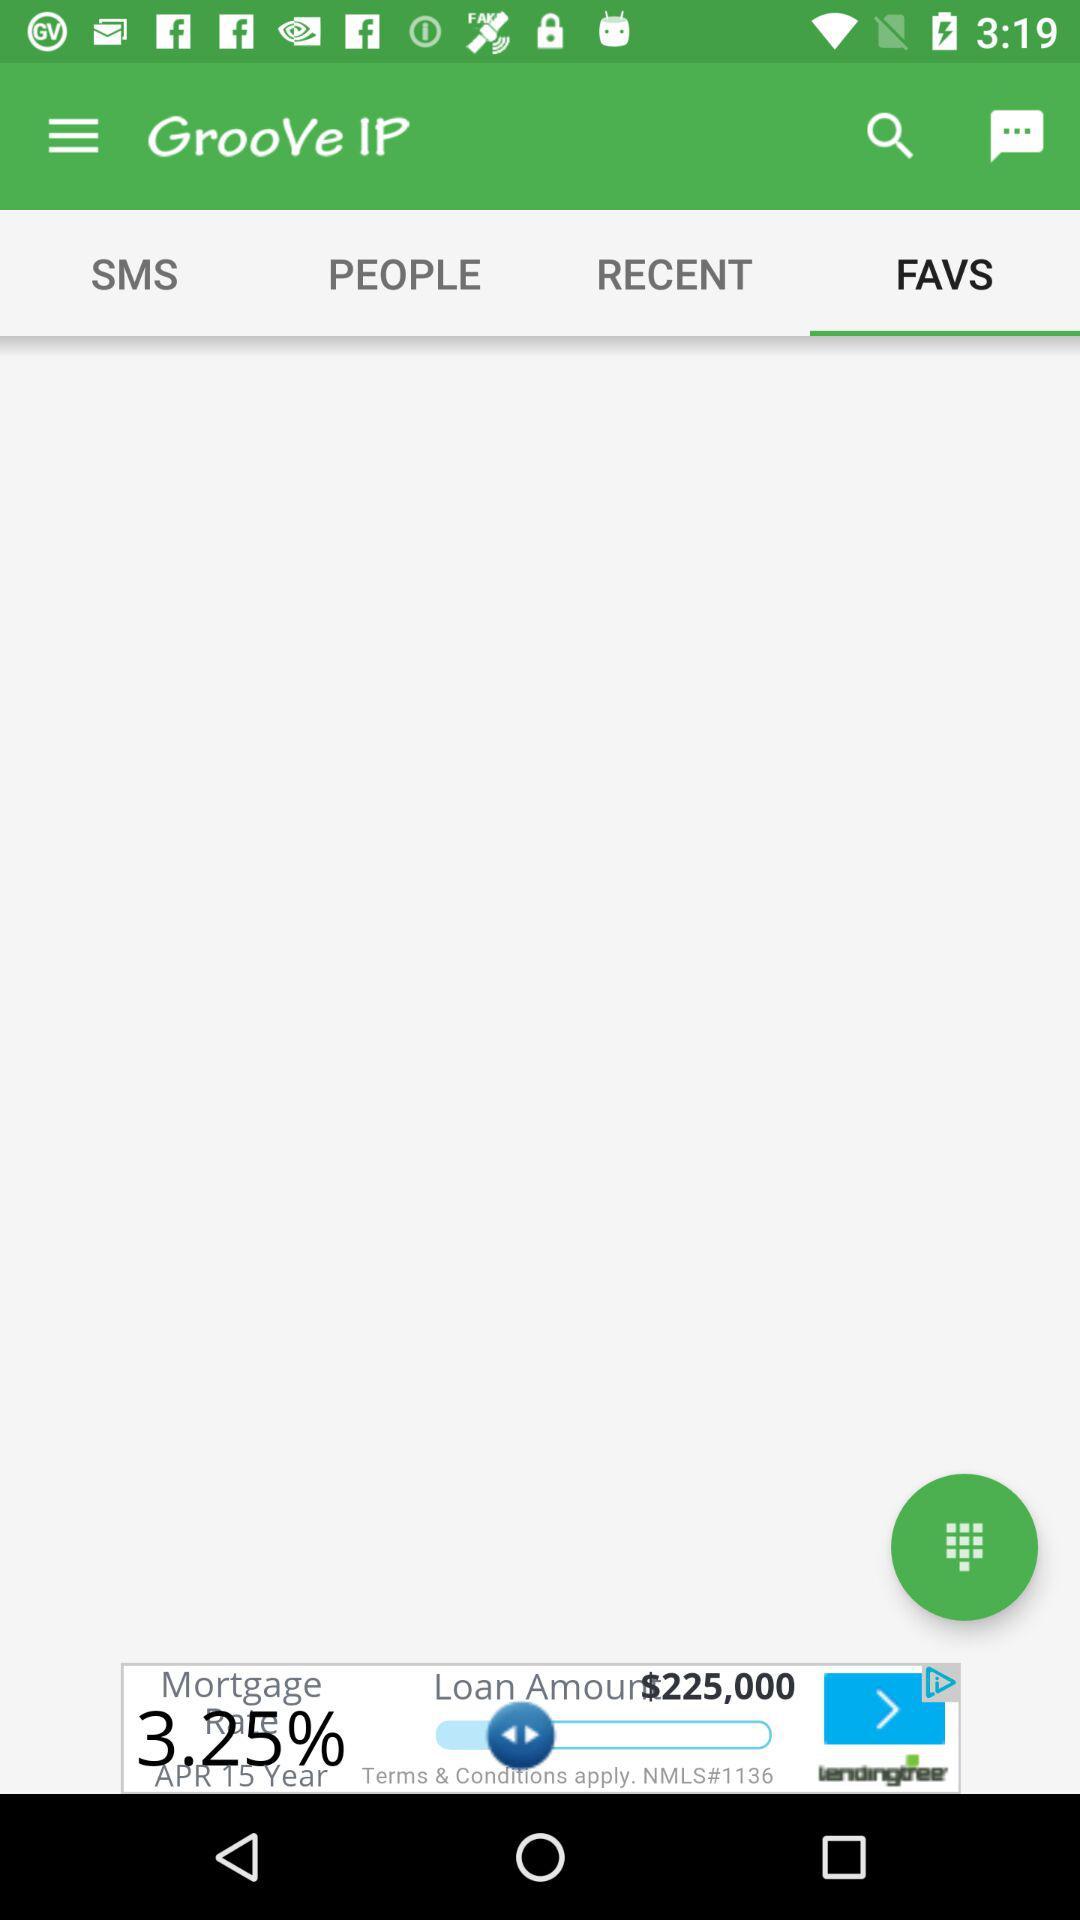  I want to click on open keypad, so click(963, 1546).